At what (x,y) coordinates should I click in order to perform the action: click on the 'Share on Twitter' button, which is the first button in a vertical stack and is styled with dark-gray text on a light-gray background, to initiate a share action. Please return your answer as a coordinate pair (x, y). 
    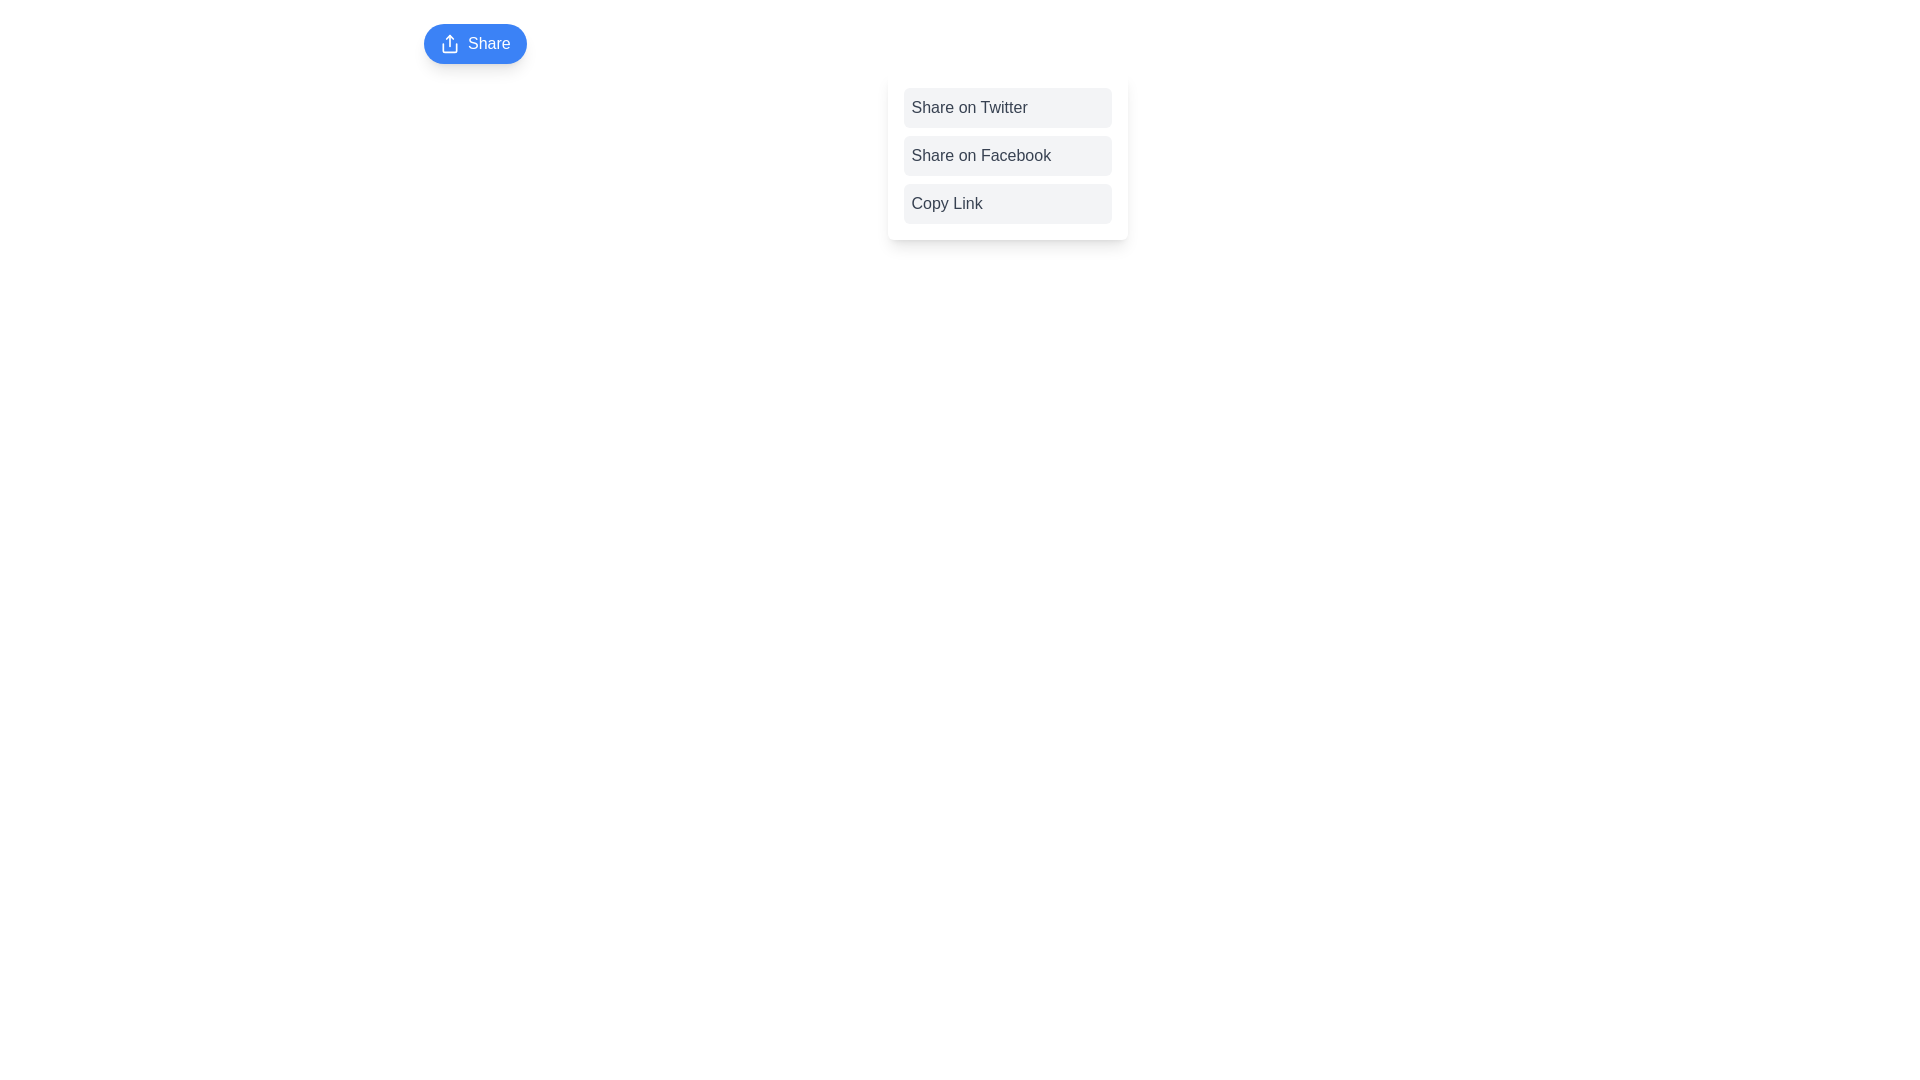
    Looking at the image, I should click on (1007, 108).